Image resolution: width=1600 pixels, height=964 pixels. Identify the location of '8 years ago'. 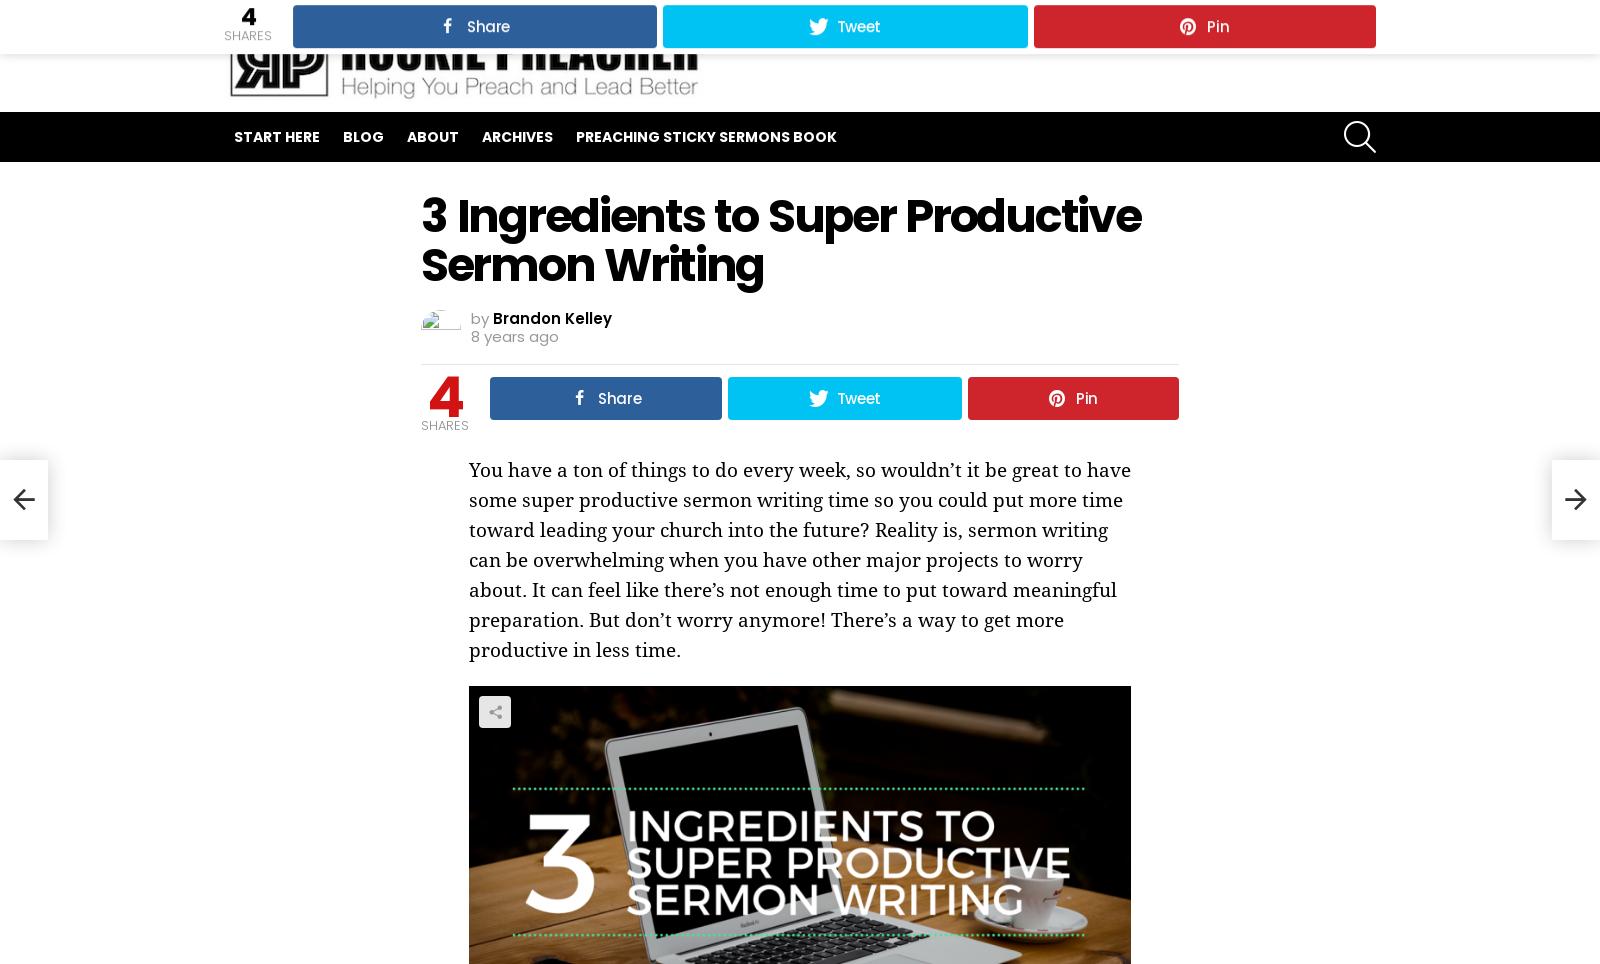
(514, 335).